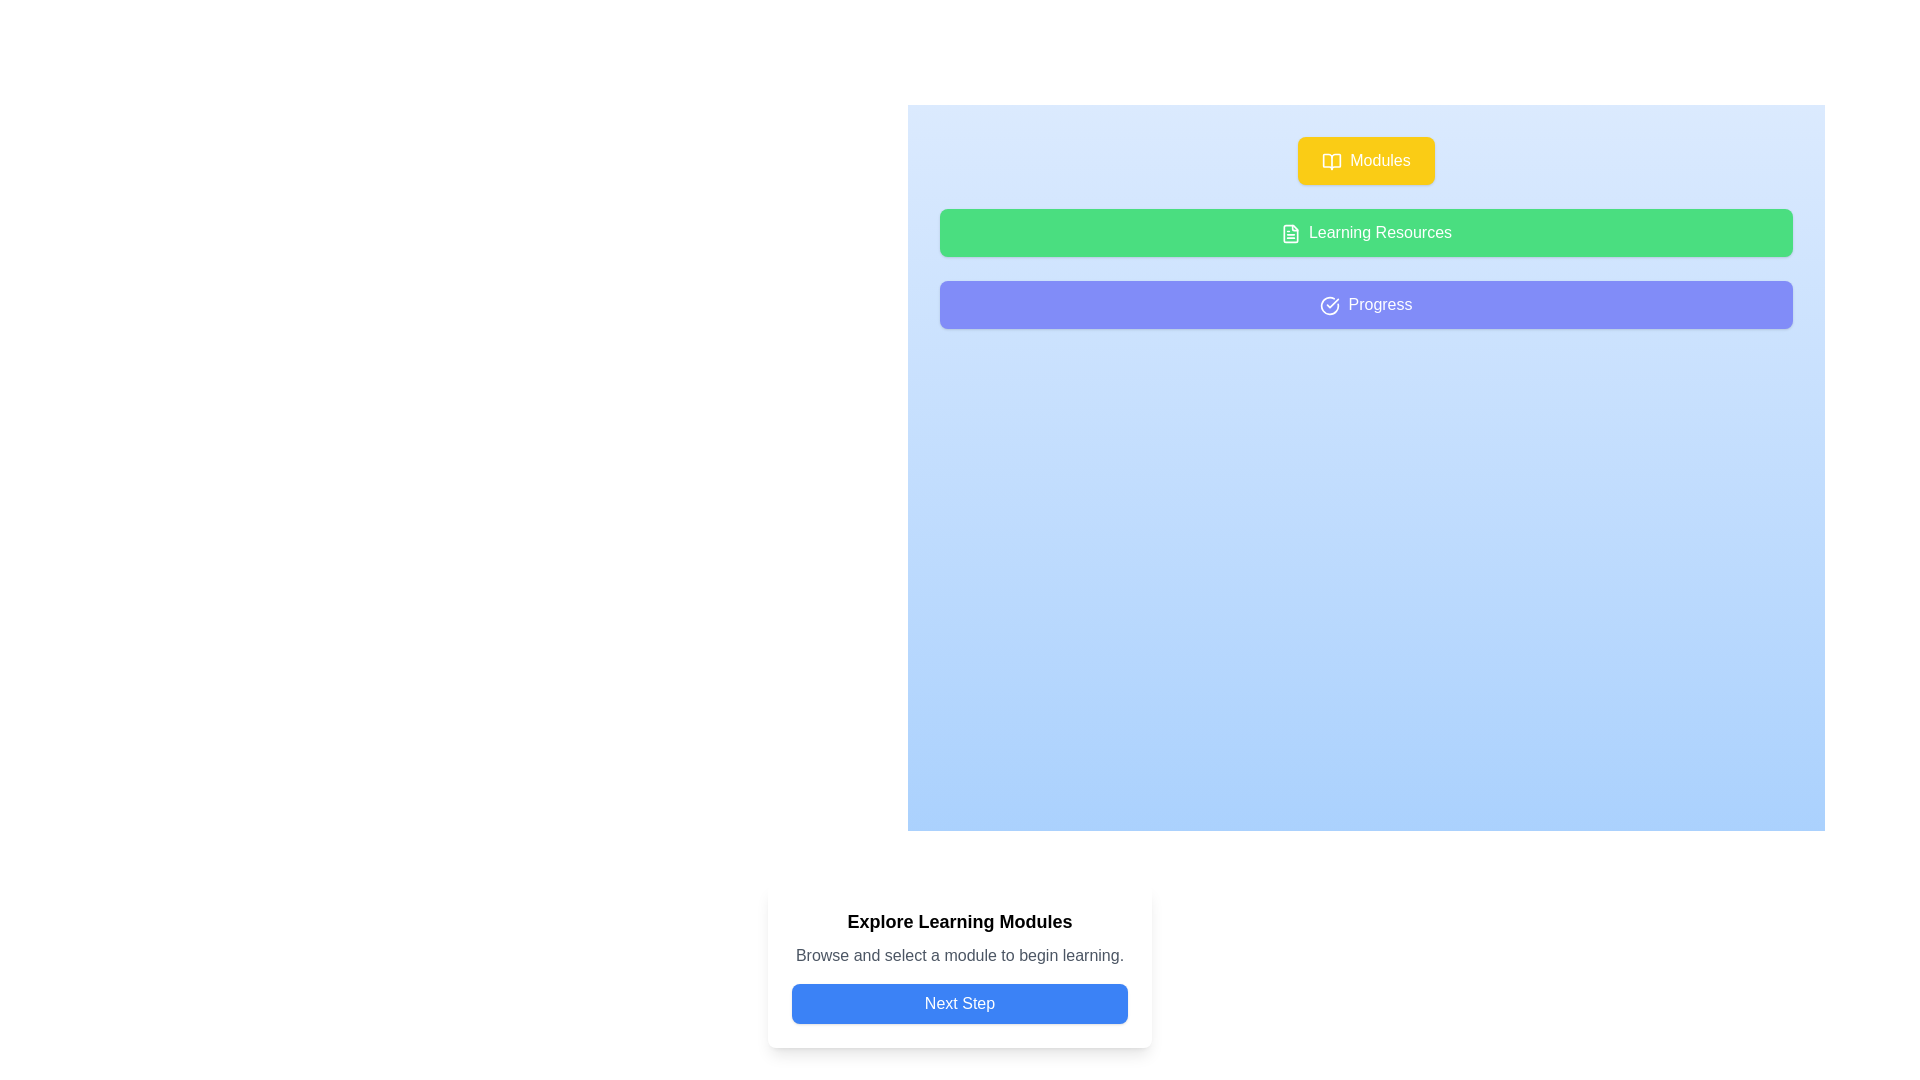 The height and width of the screenshot is (1080, 1920). I want to click on the static text label containing 'Browse and select a module to begin learning.' which is located below the title 'Explore Learning Modules' and above the 'Next Step' button, so click(960, 955).